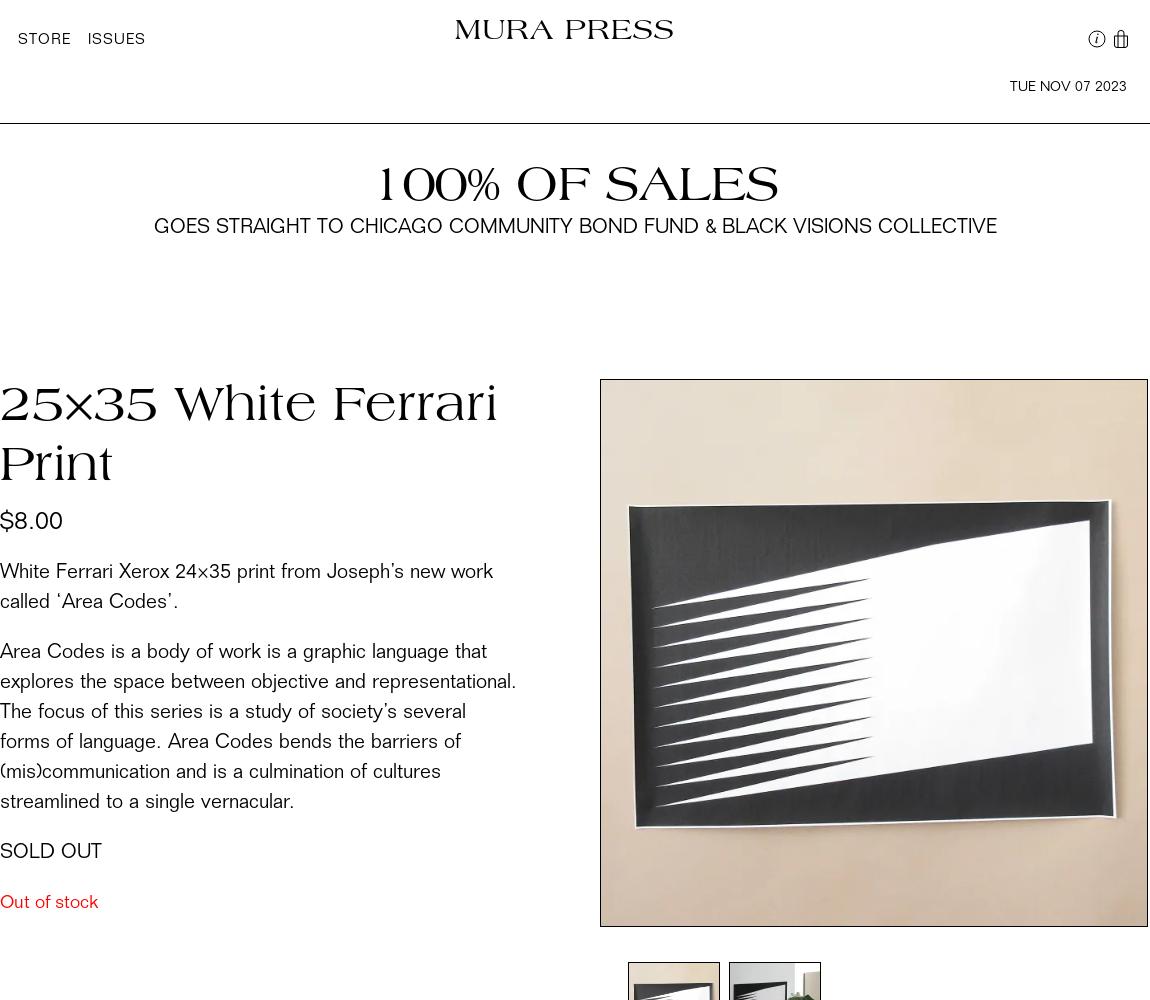 The image size is (1150, 1000). What do you see at coordinates (49, 852) in the screenshot?
I see `'SOLD OUT'` at bounding box center [49, 852].